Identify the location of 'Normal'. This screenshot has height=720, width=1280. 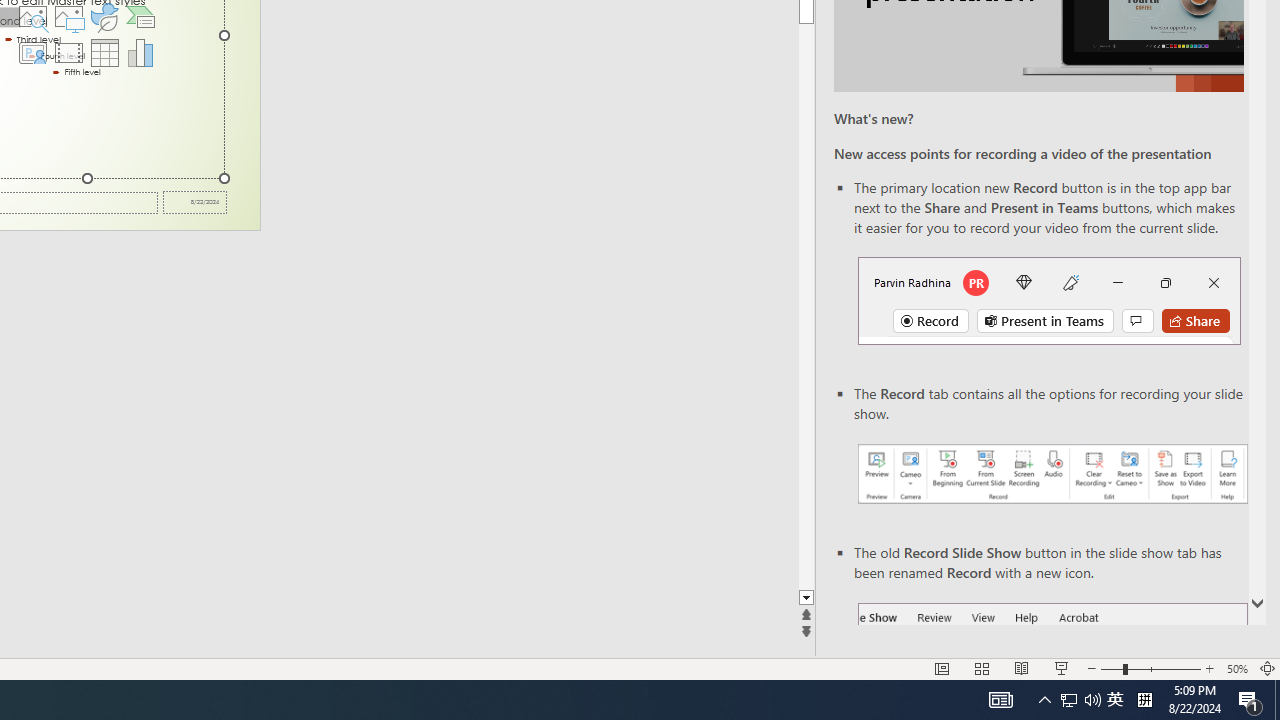
(941, 669).